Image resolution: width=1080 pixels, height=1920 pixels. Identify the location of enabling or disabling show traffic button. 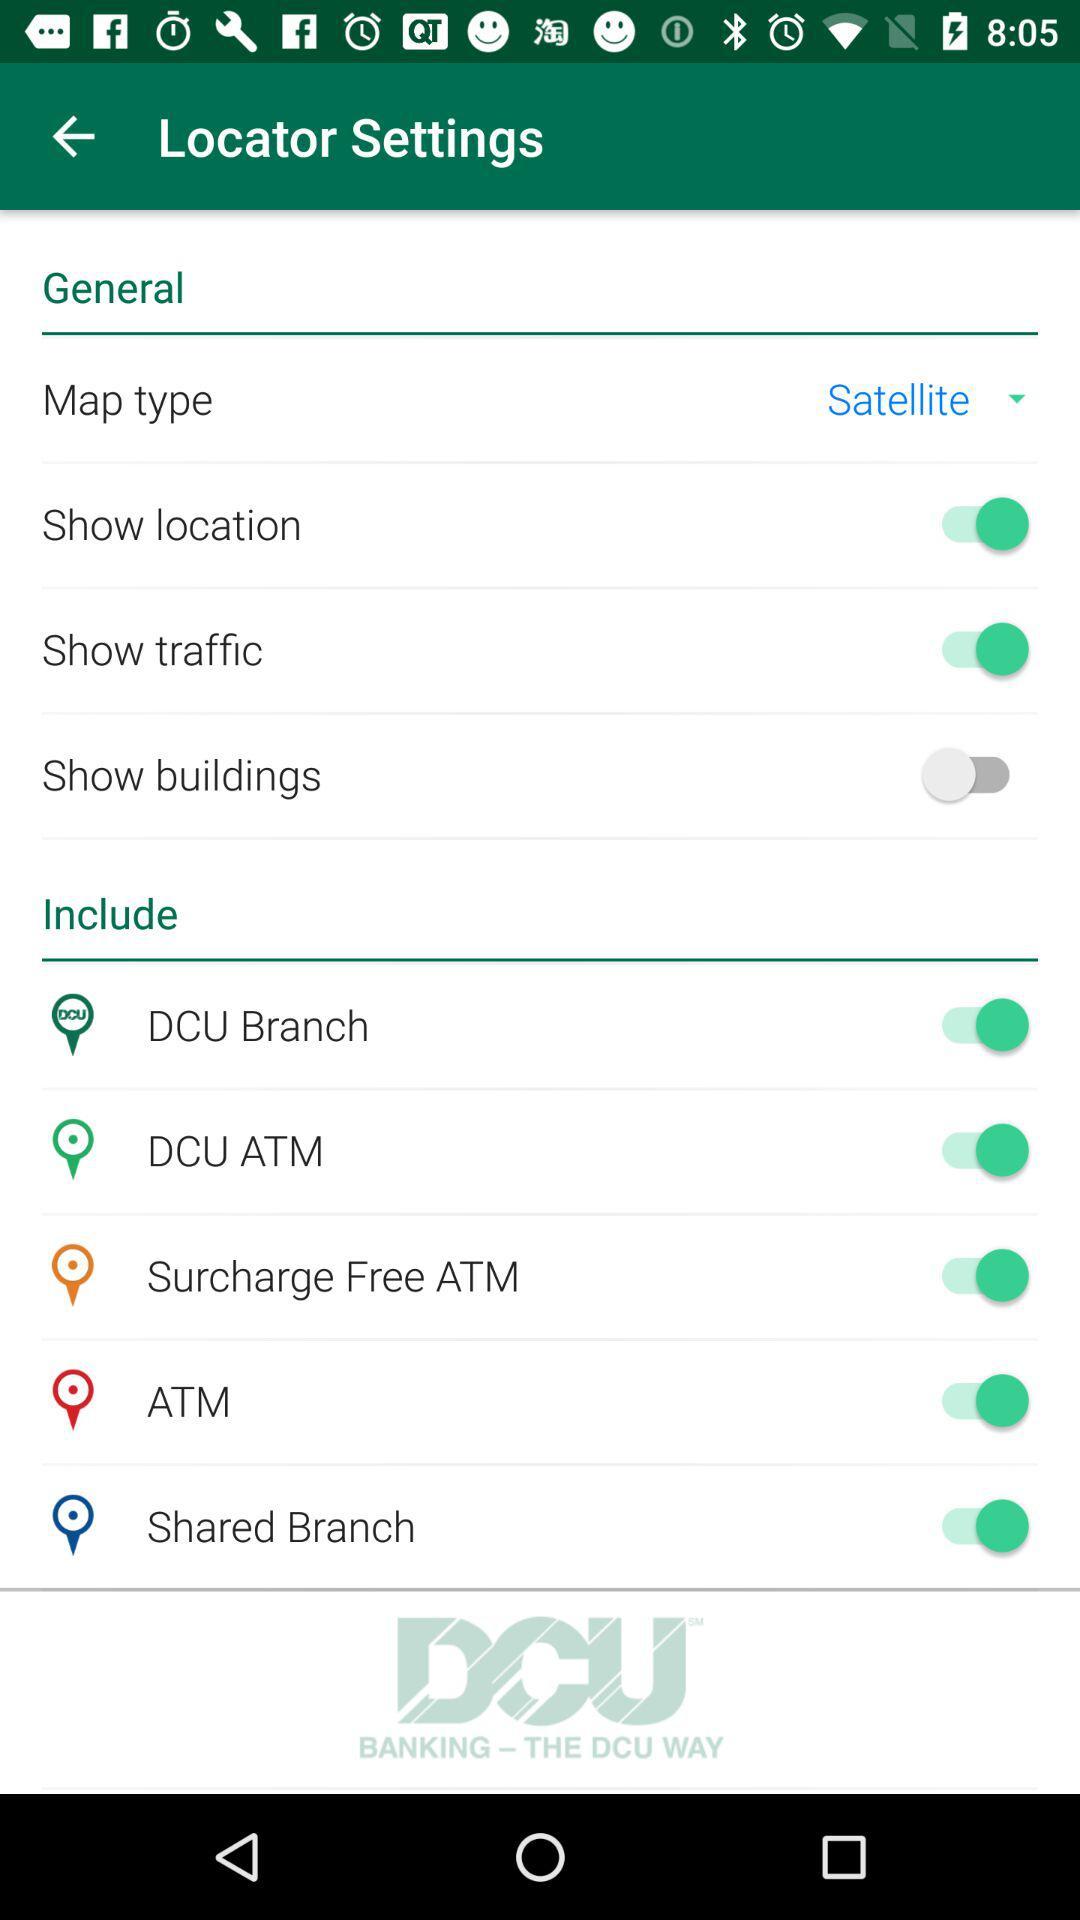
(974, 648).